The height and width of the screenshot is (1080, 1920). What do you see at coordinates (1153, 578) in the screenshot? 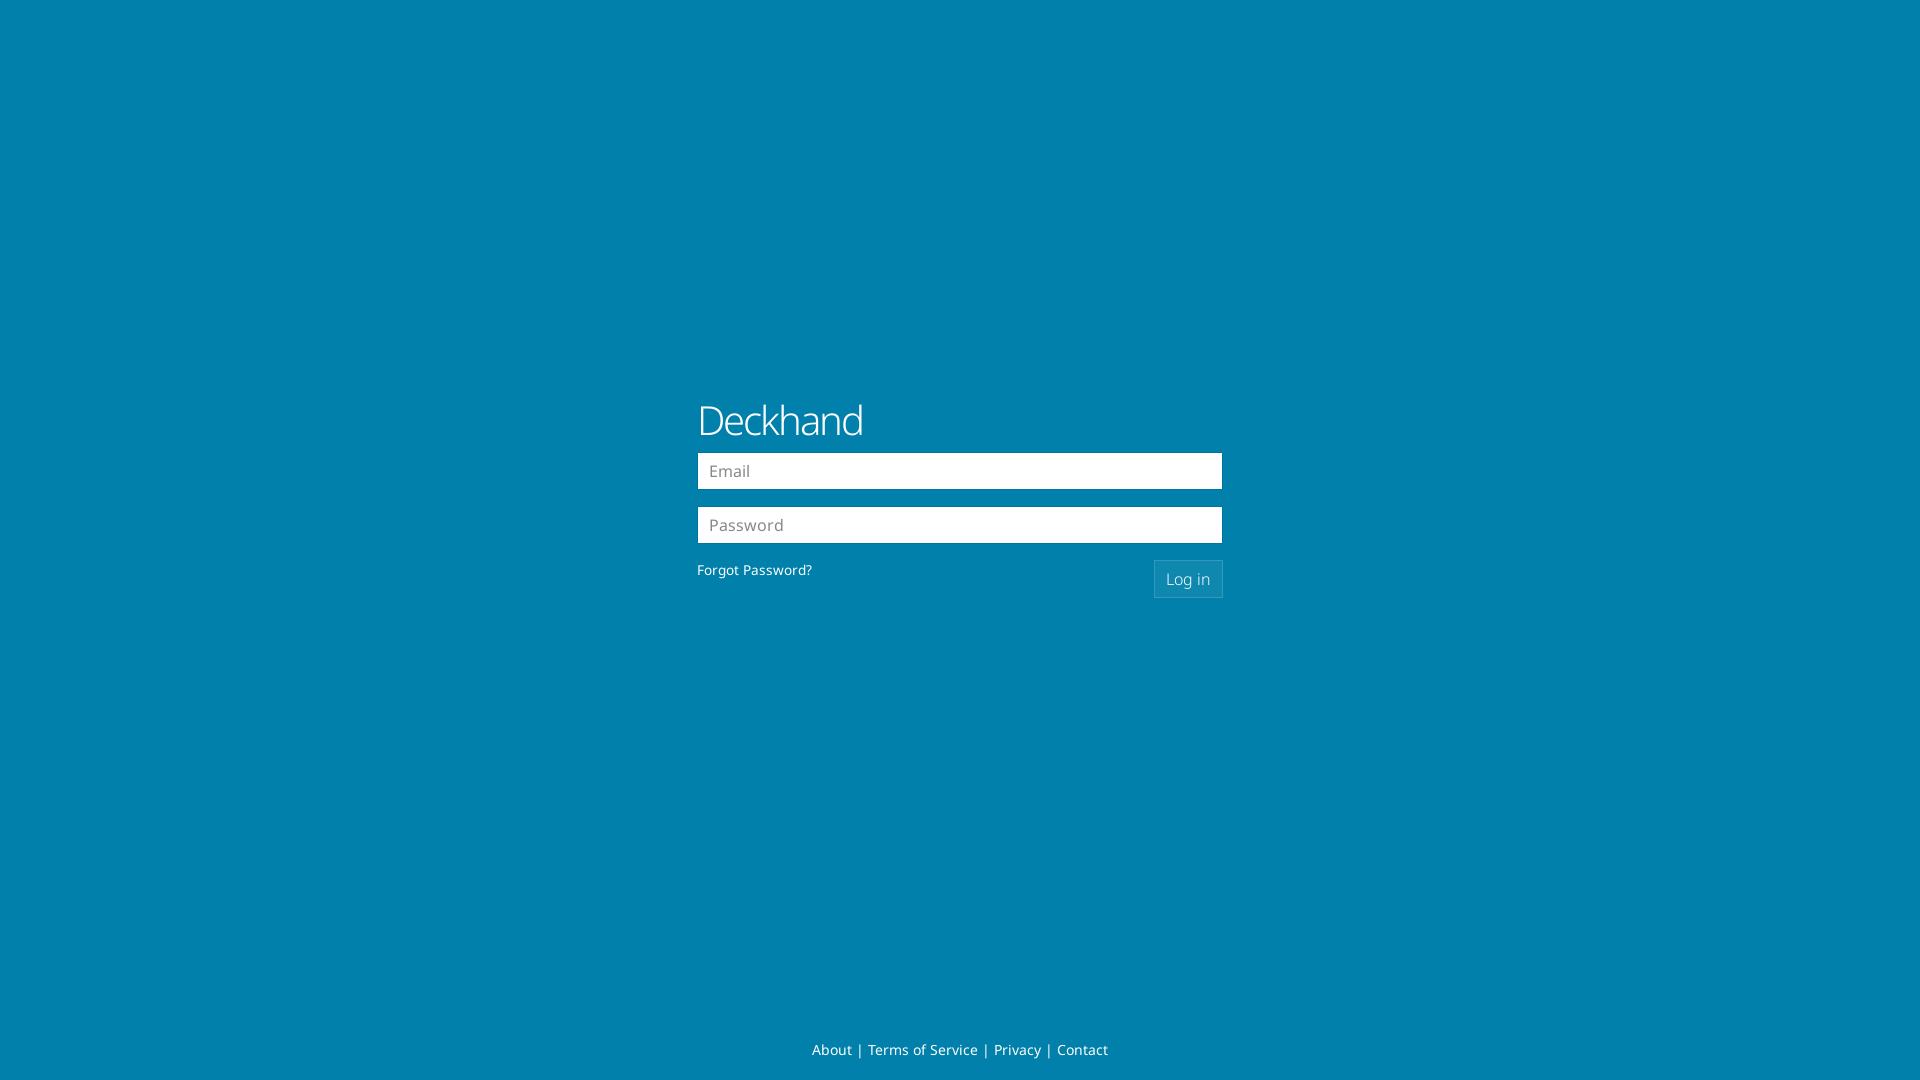
I see `'Log in'` at bounding box center [1153, 578].